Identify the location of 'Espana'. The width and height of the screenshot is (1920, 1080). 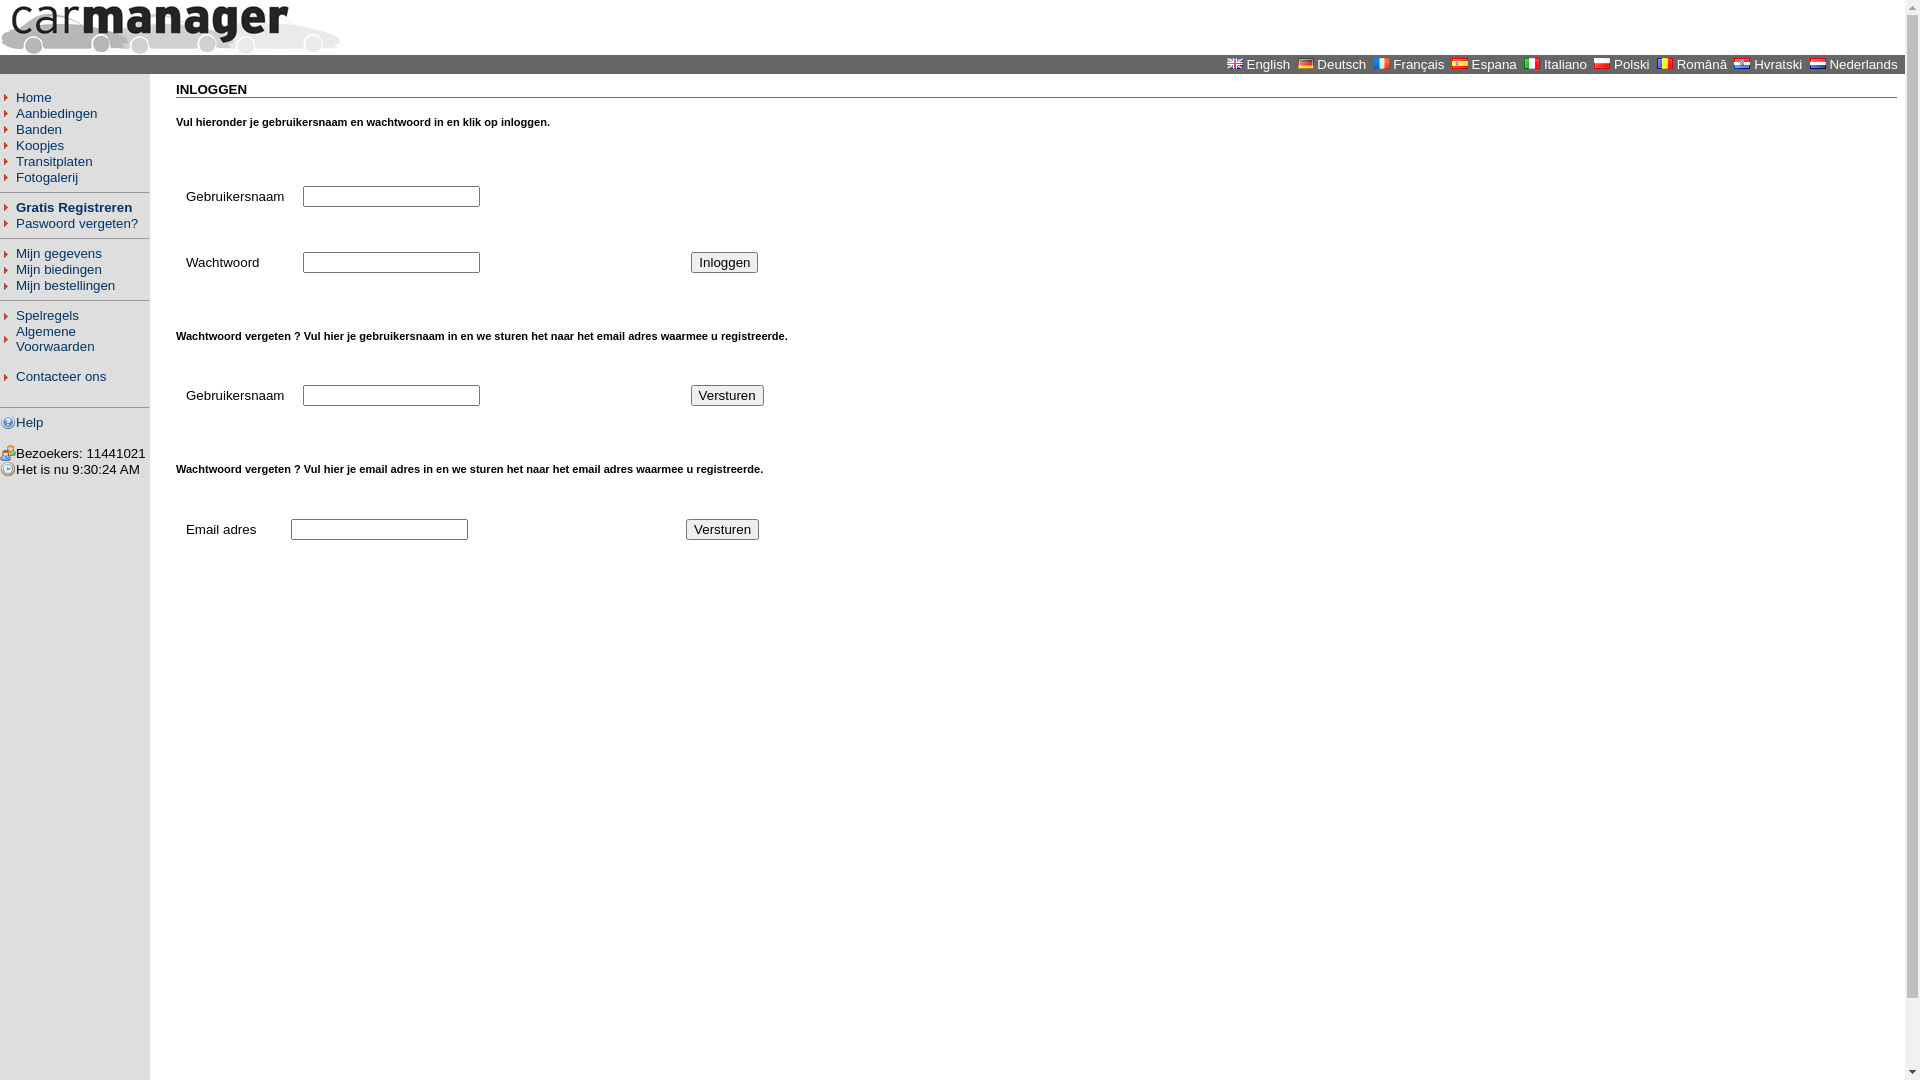
(1494, 63).